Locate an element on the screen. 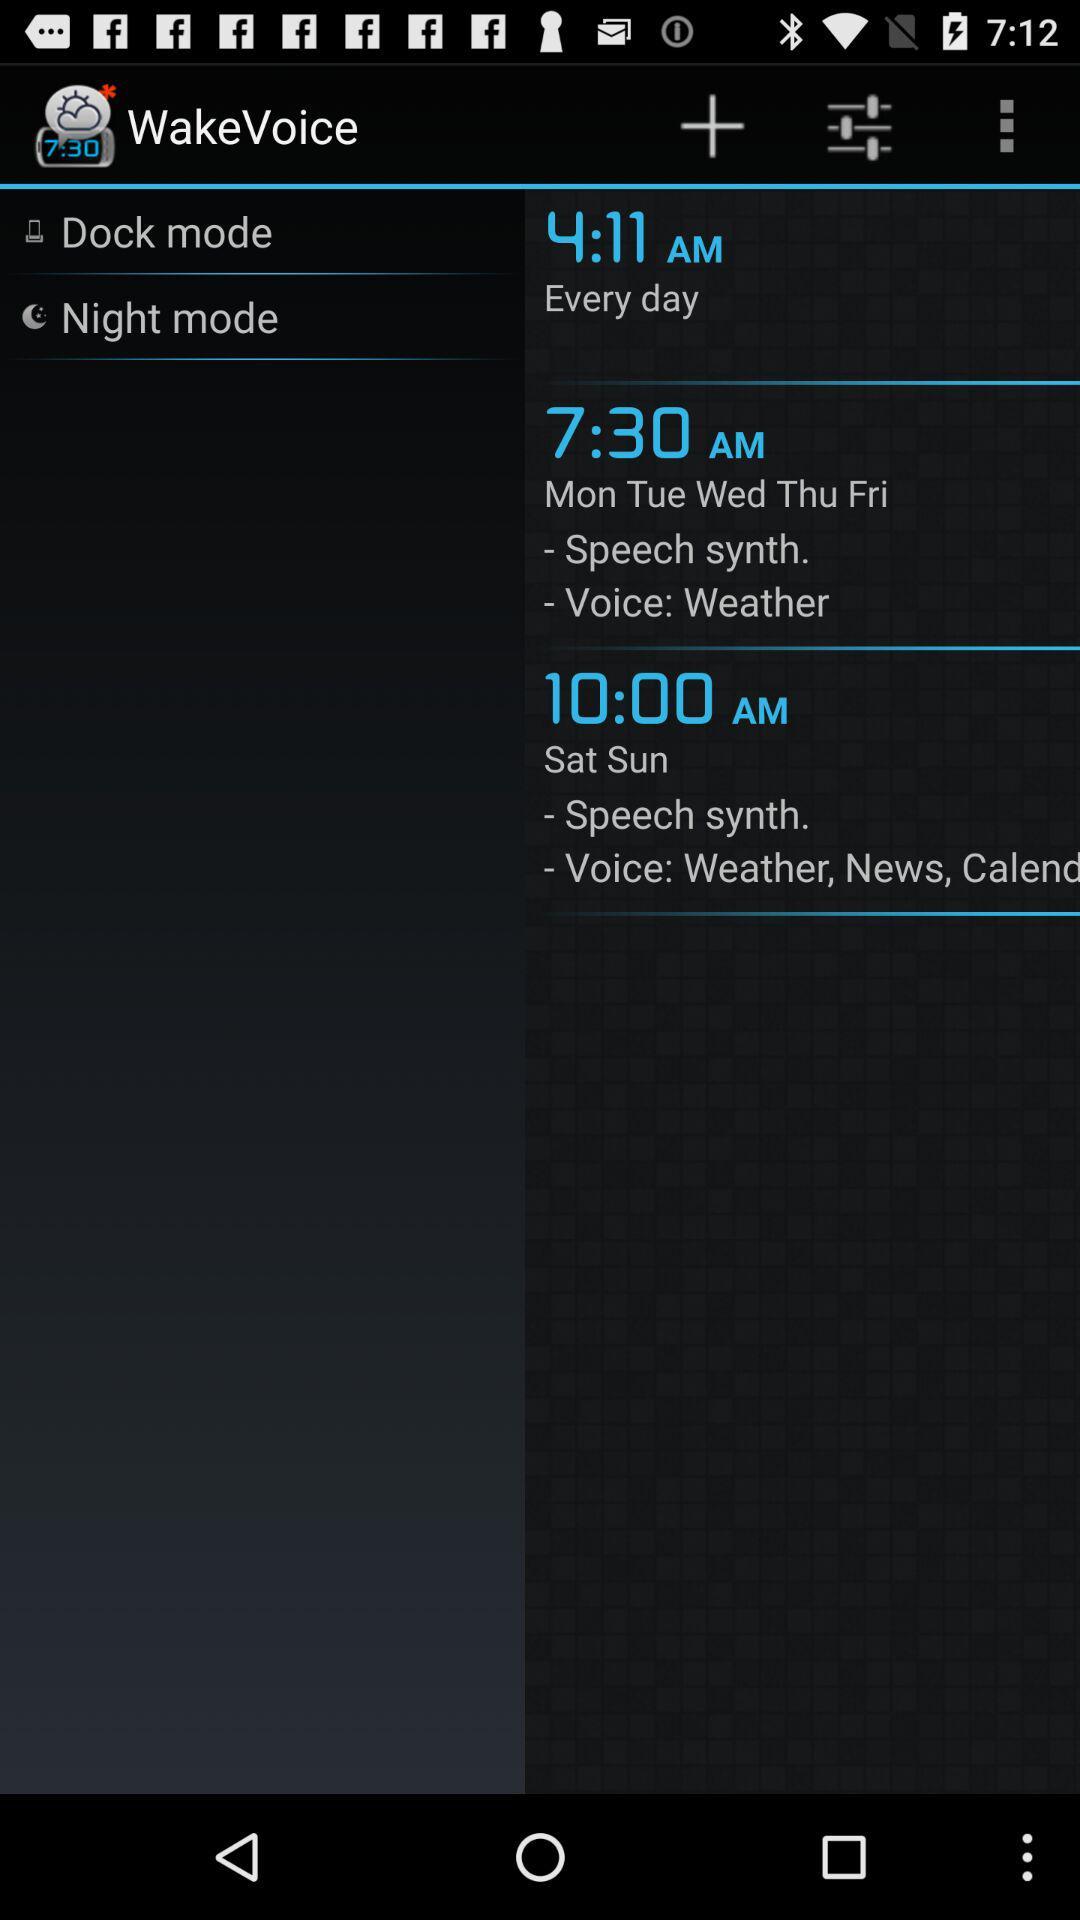  the item above - speech synth. is located at coordinates (811, 761).